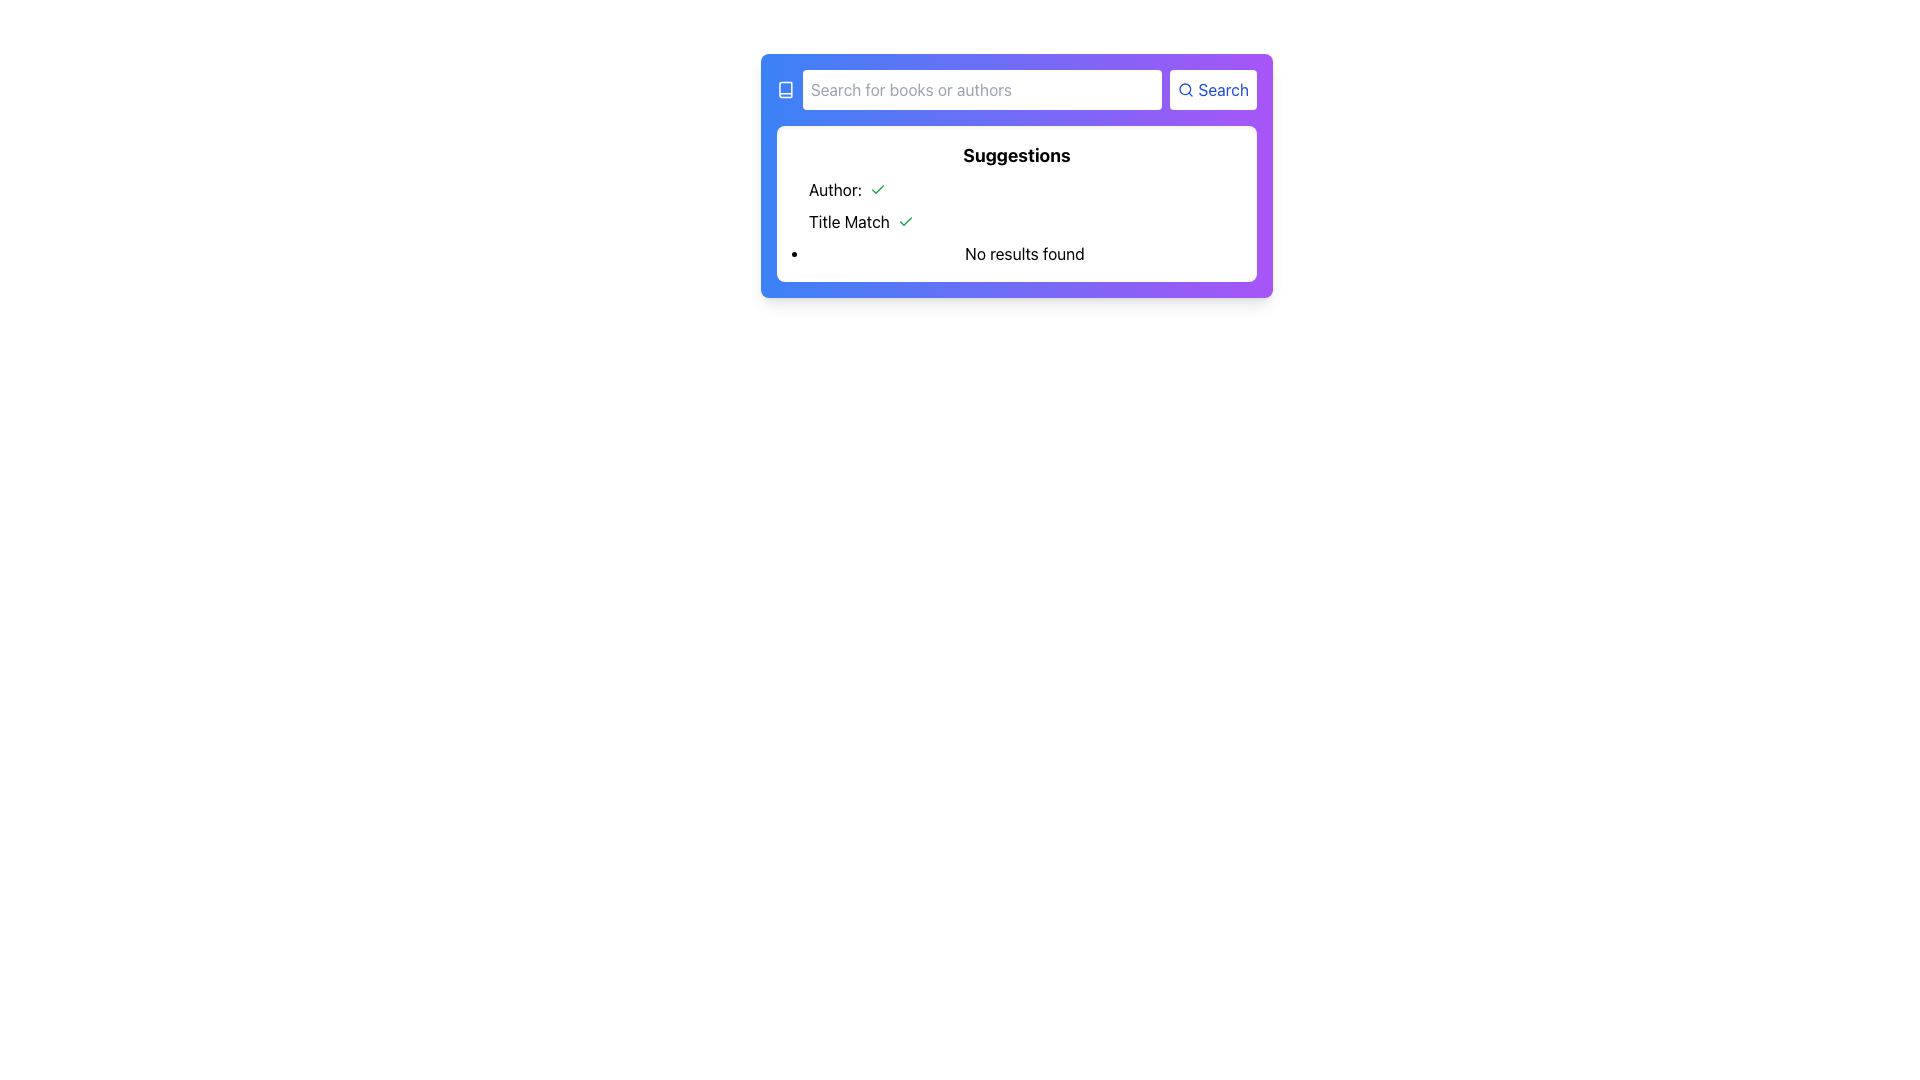  I want to click on the circular magnifying glass icon located inside the 'Search' button, so click(1186, 88).